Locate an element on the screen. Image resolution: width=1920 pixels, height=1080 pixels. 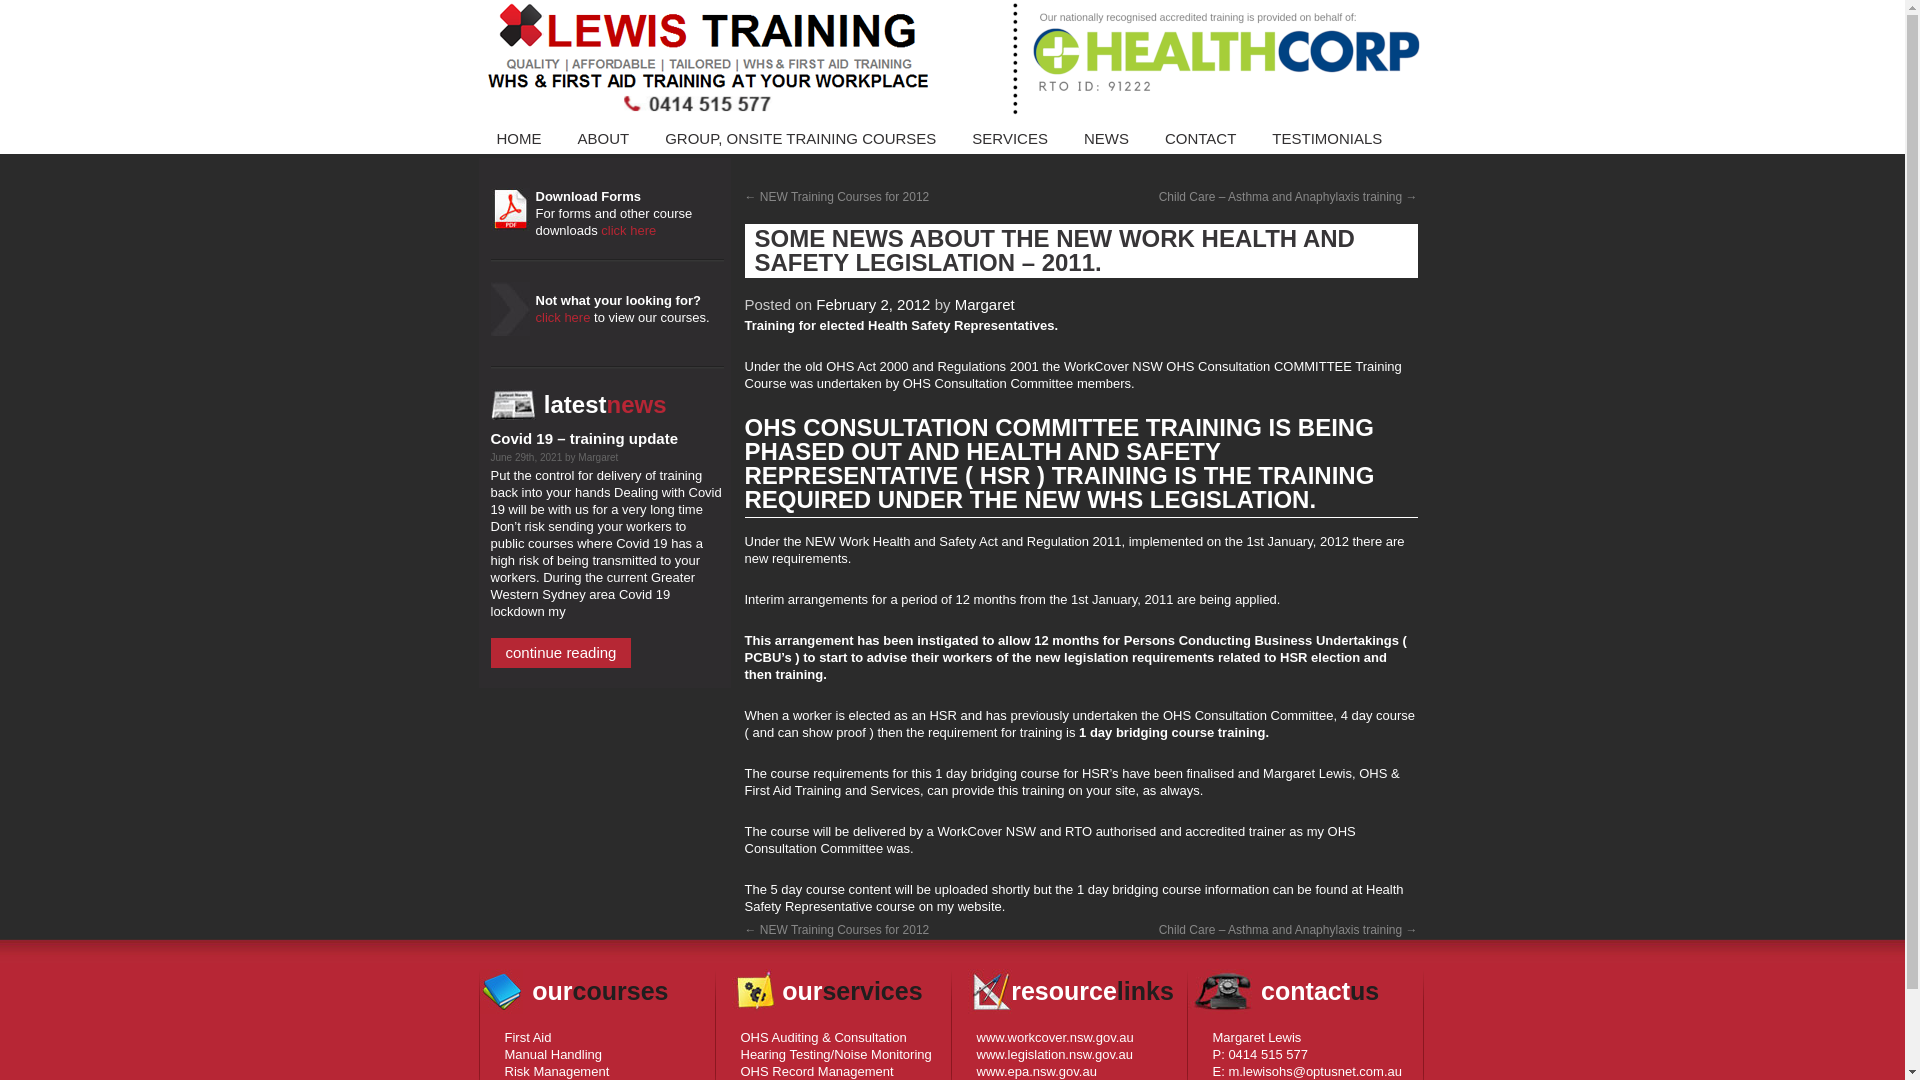
'HOME' is located at coordinates (518, 137).